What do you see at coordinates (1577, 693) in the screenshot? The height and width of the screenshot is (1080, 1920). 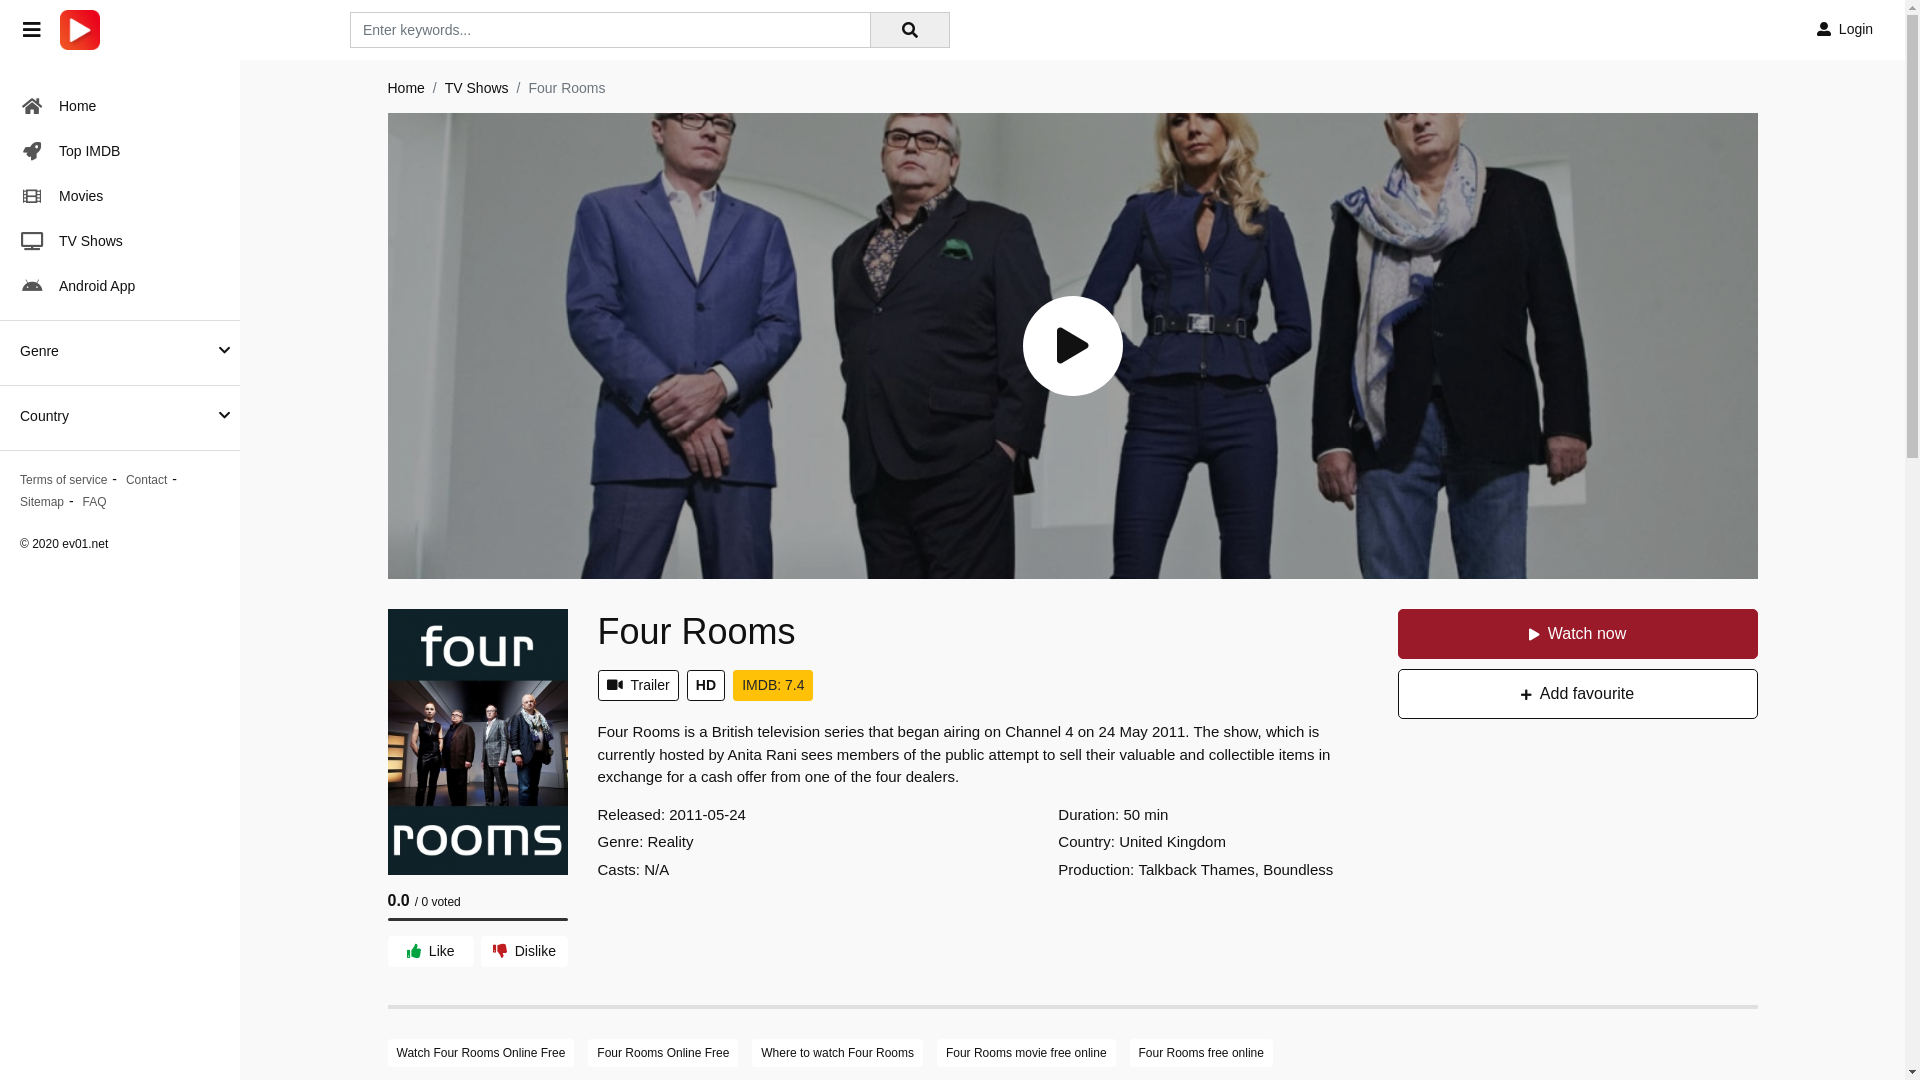 I see `'Add favourite'` at bounding box center [1577, 693].